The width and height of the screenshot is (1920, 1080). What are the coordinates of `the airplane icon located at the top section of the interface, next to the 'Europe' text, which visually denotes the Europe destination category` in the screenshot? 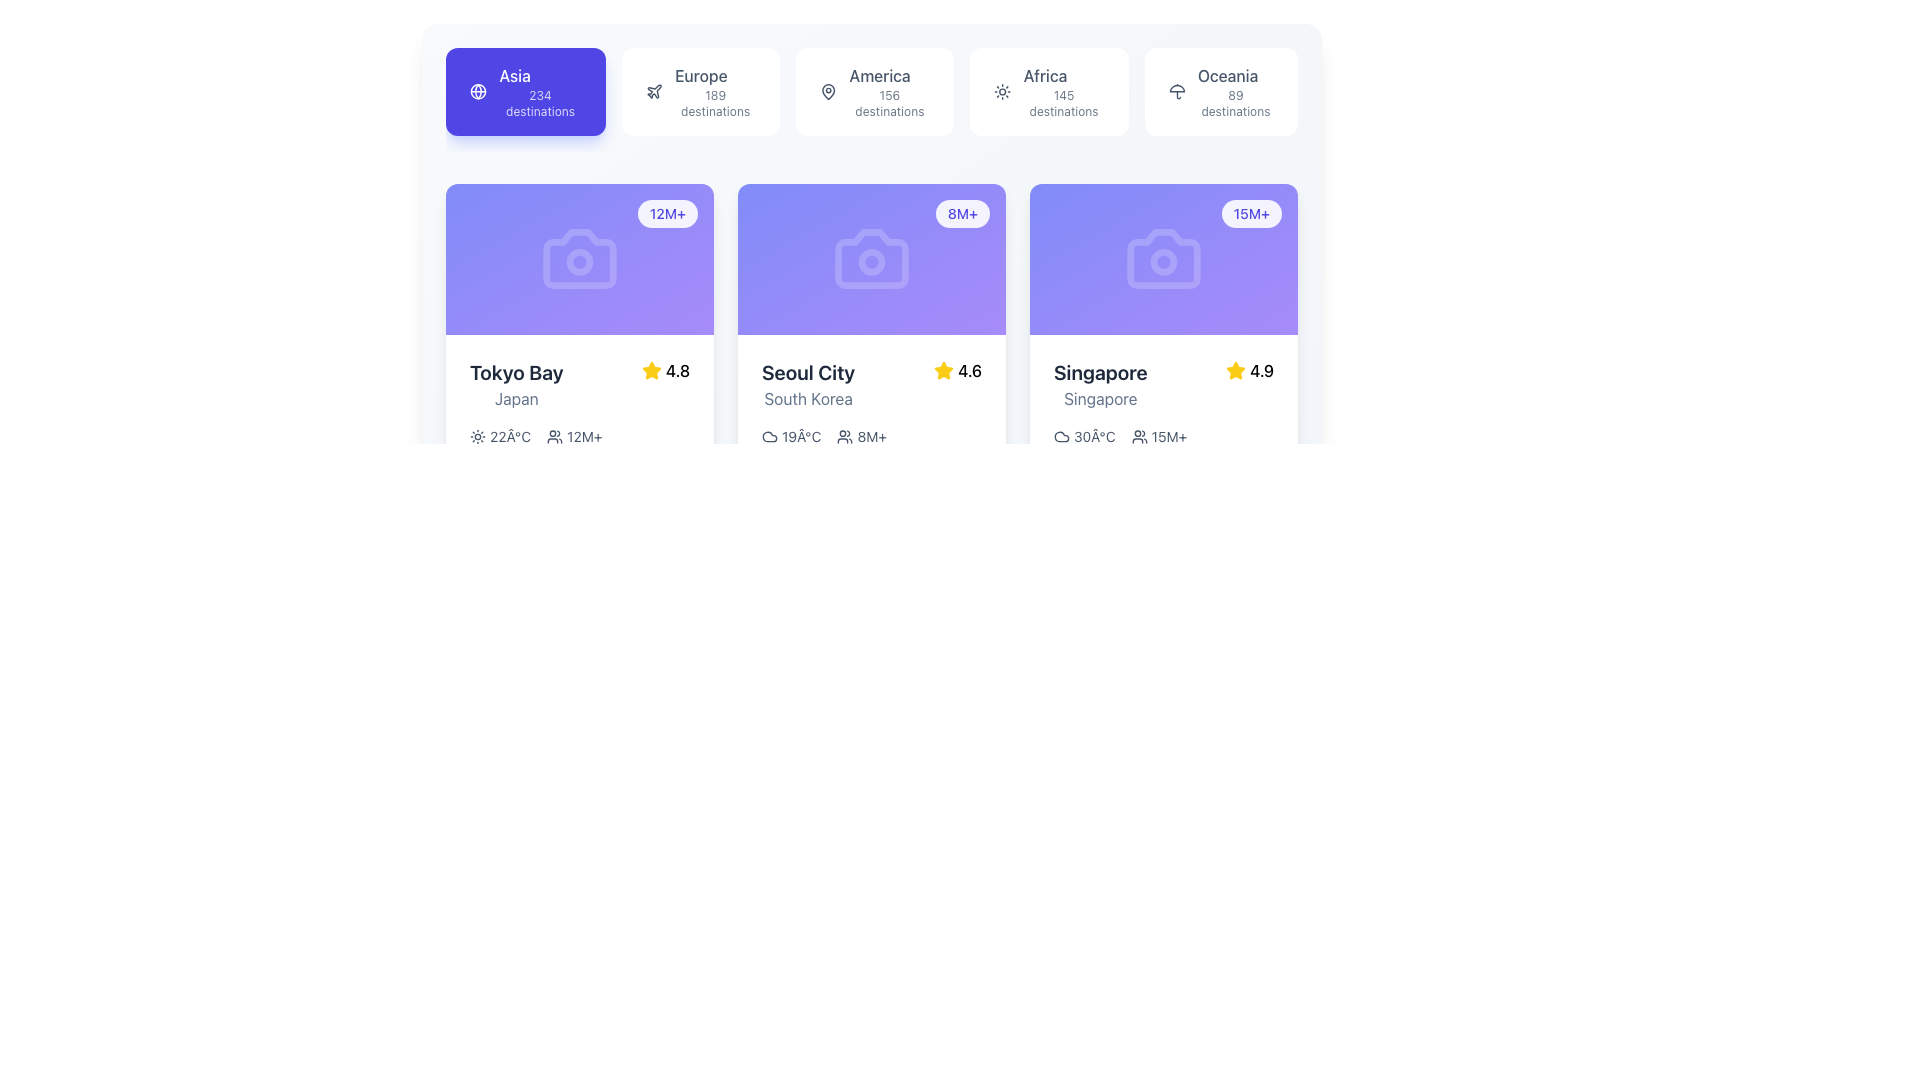 It's located at (654, 91).